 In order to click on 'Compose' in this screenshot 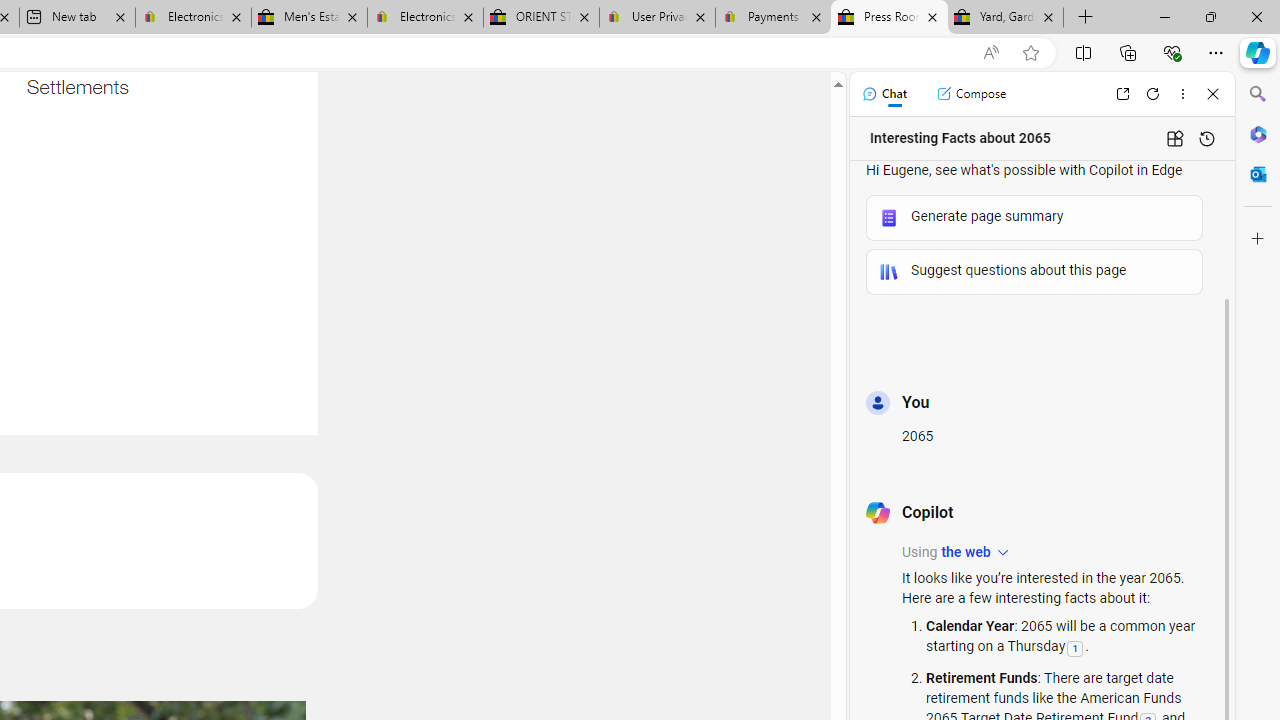, I will do `click(971, 93)`.